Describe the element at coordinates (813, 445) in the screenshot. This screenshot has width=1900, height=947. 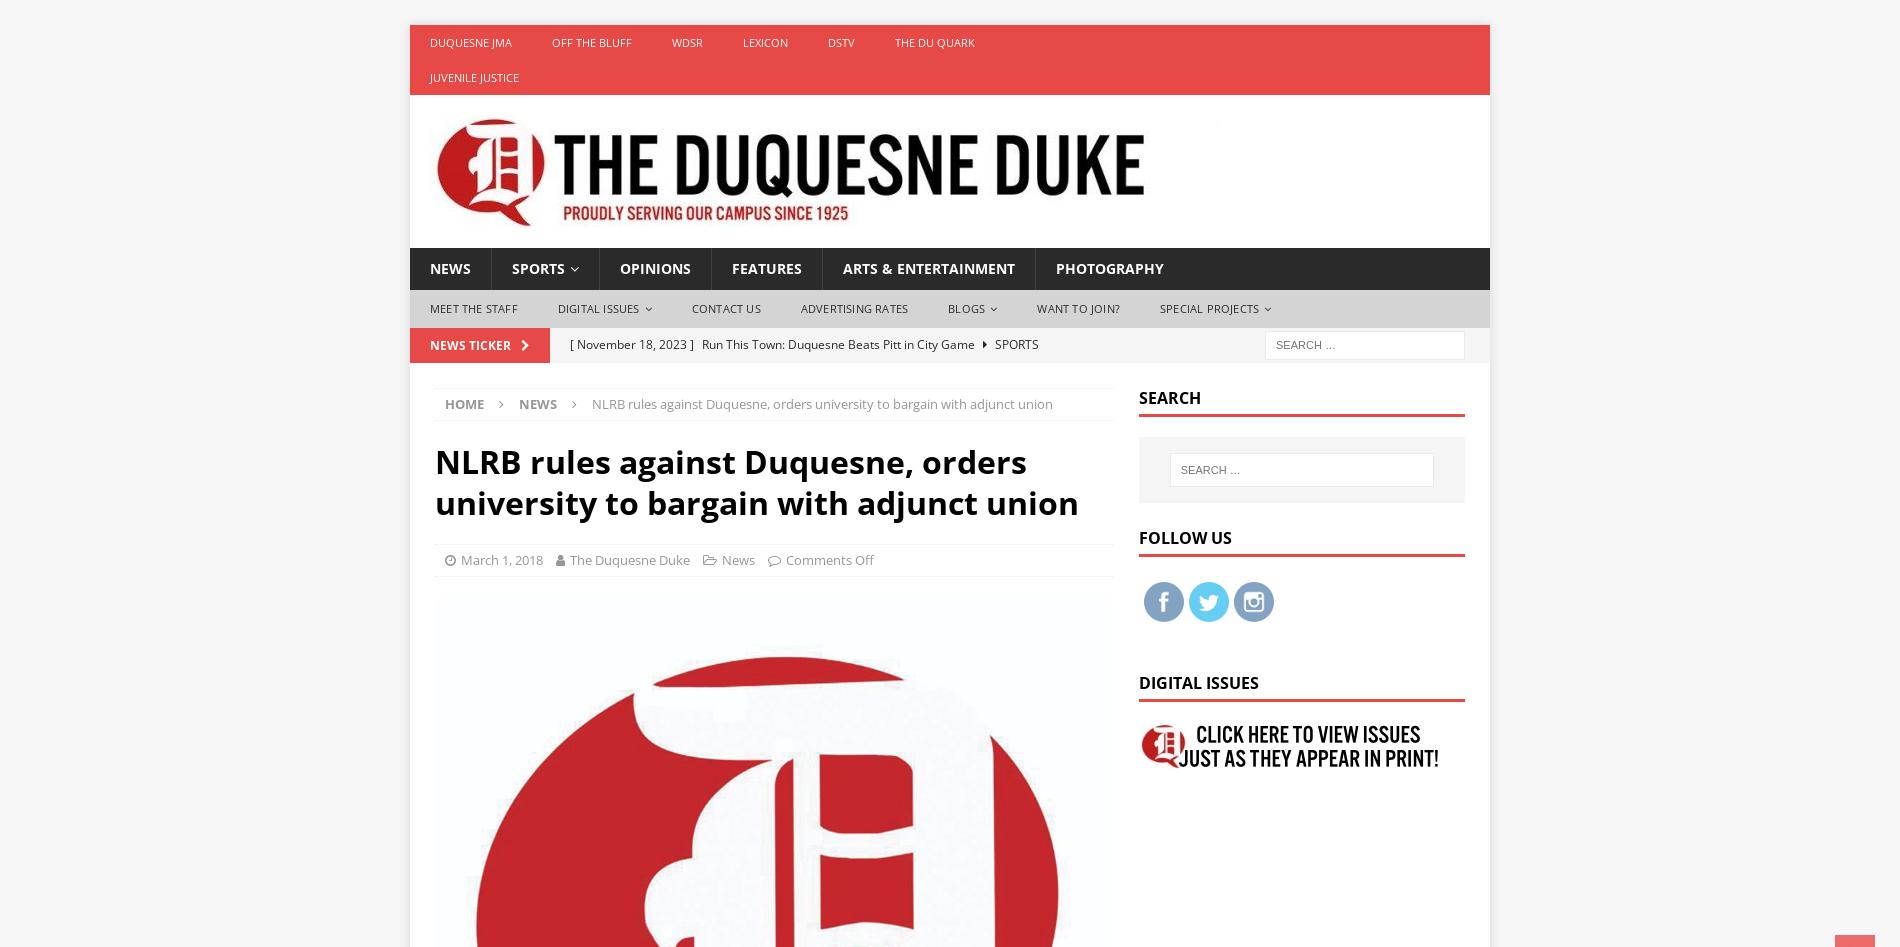
I see `'Duq student wins local case competition'` at that location.